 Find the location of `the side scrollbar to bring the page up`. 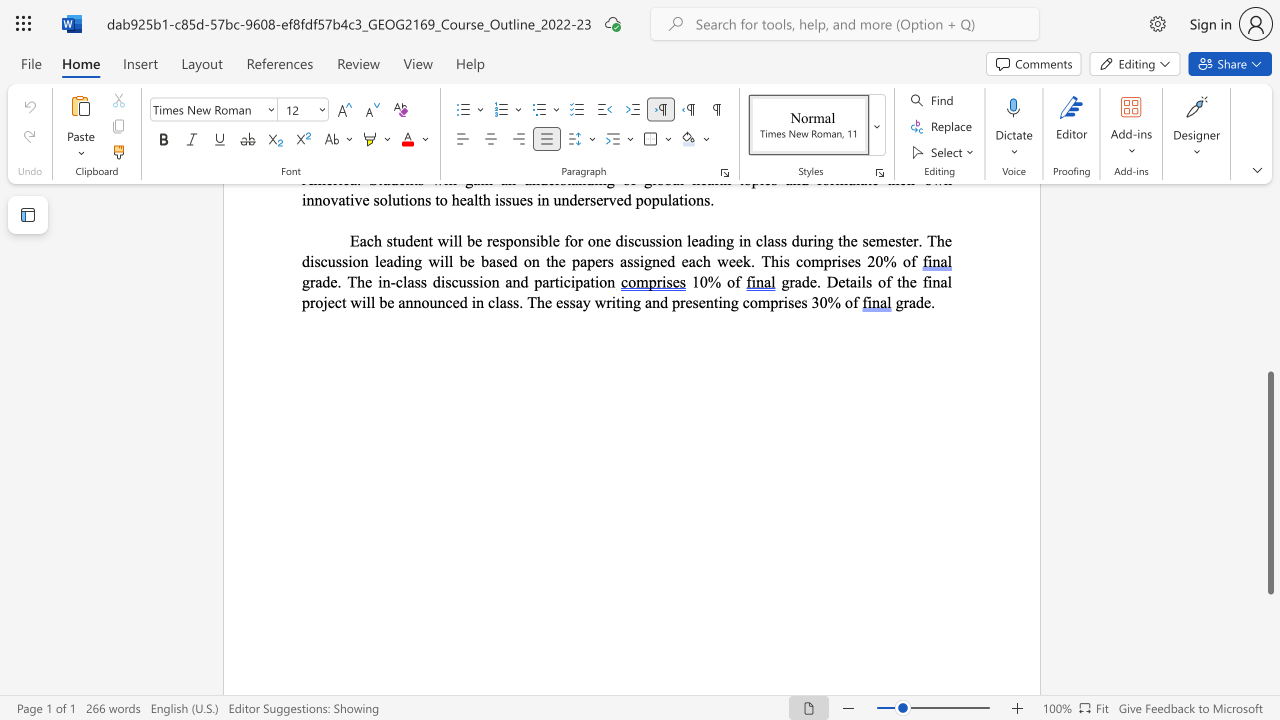

the side scrollbar to bring the page up is located at coordinates (1269, 290).